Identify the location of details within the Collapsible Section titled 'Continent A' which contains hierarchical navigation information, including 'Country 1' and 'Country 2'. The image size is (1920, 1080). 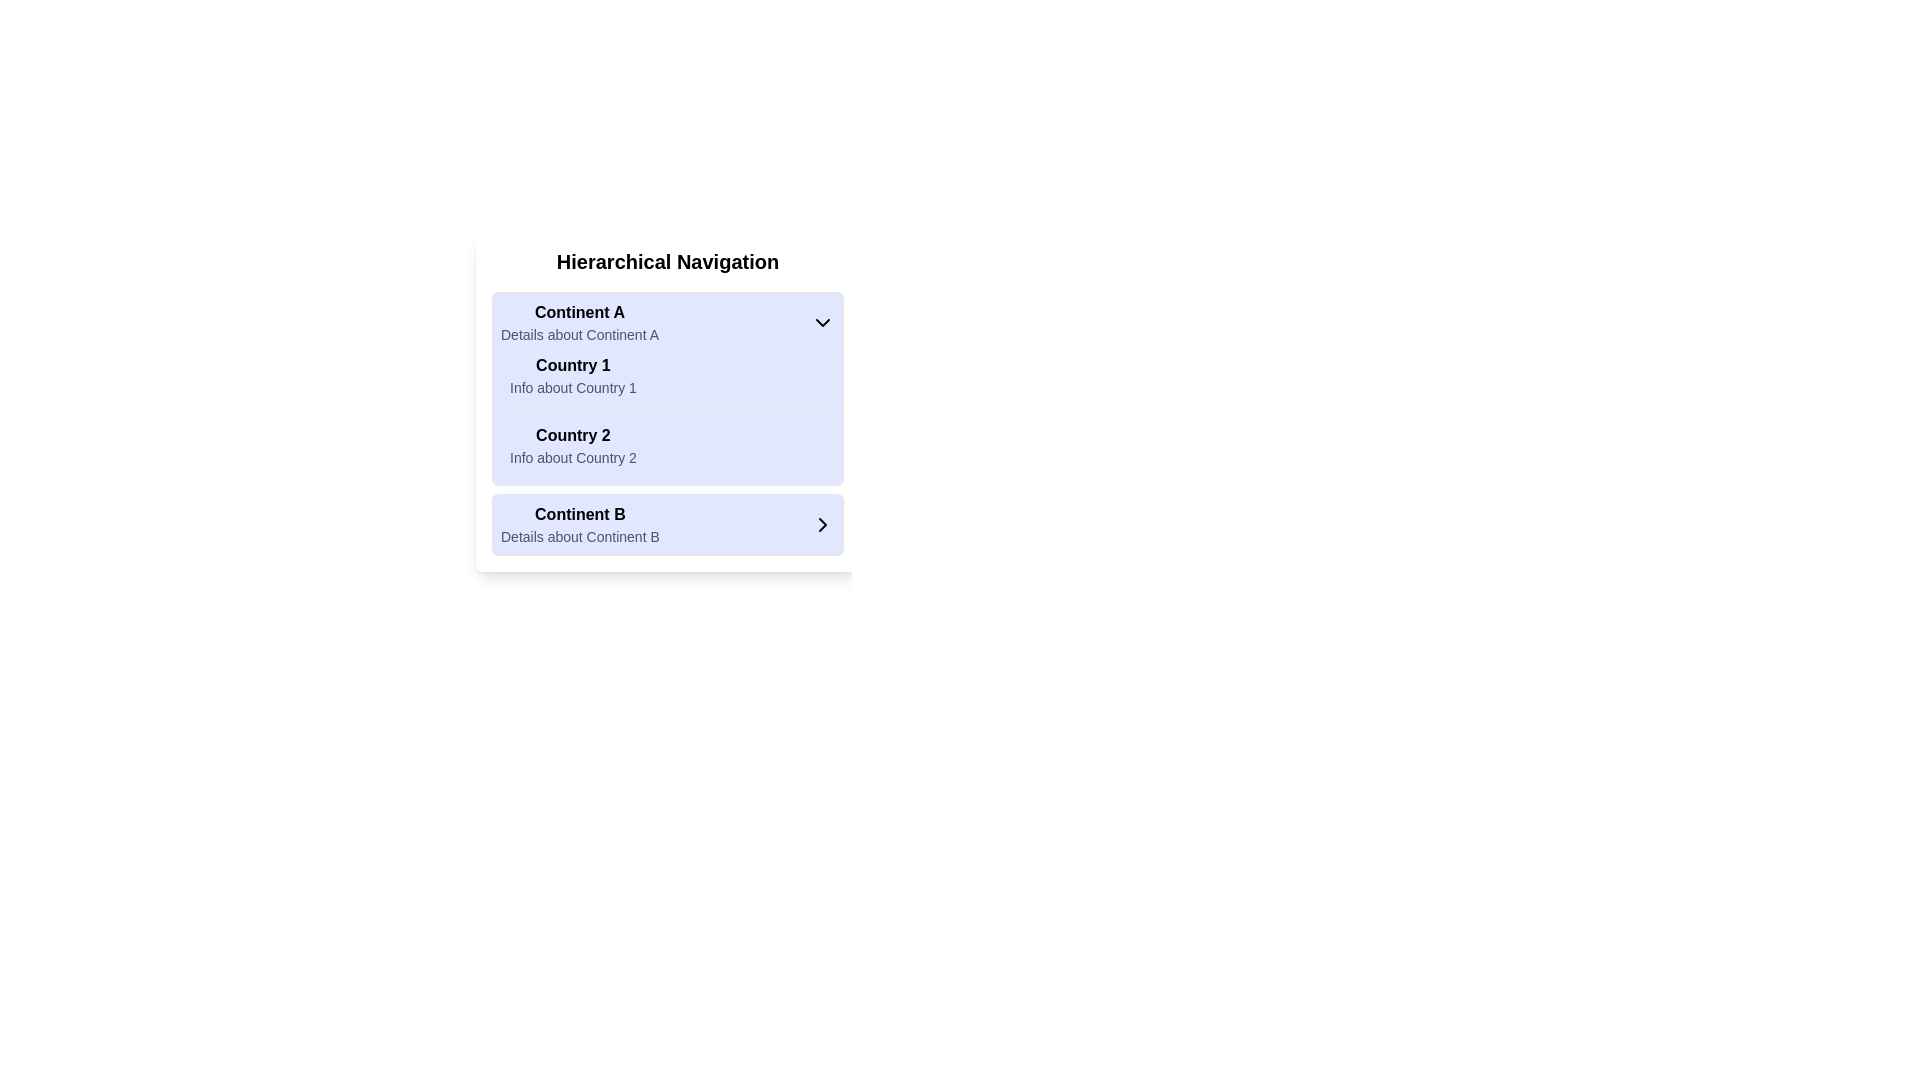
(667, 389).